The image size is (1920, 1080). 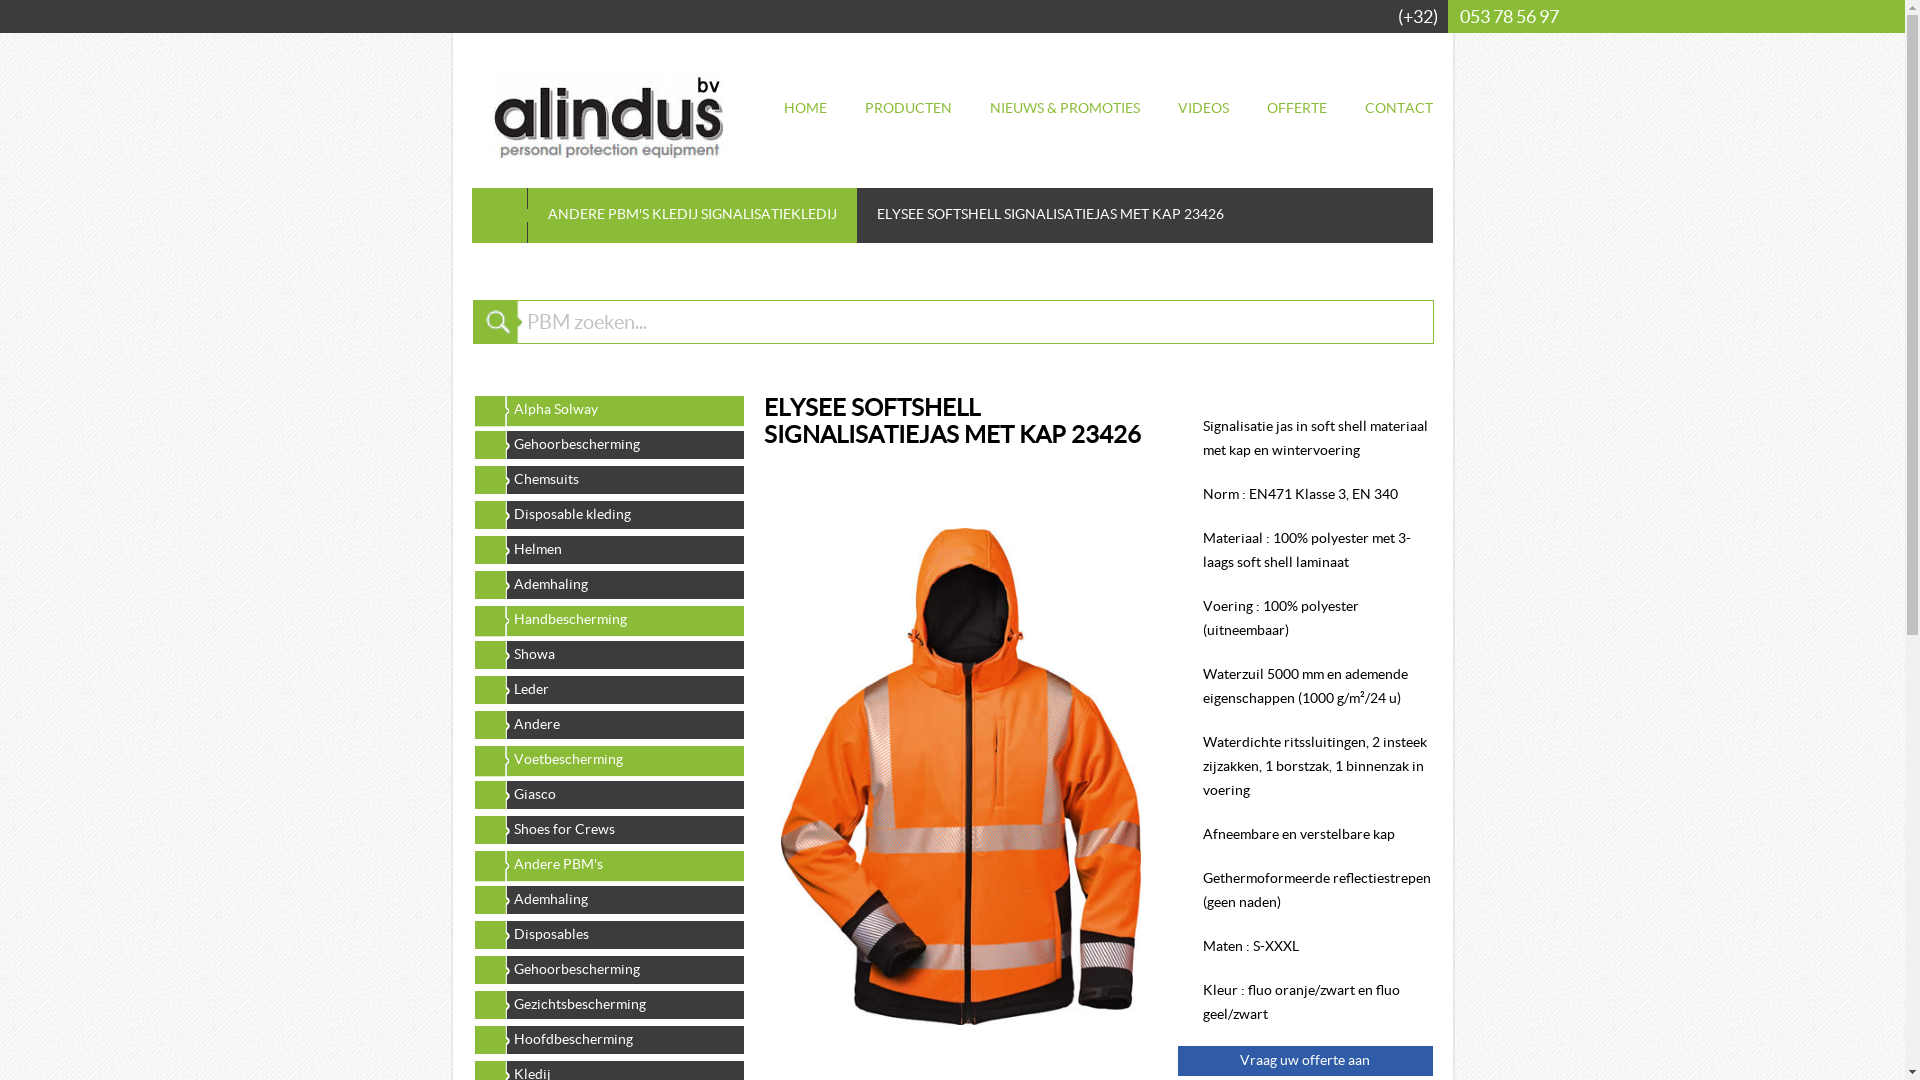 What do you see at coordinates (470, 933) in the screenshot?
I see `'Disposables'` at bounding box center [470, 933].